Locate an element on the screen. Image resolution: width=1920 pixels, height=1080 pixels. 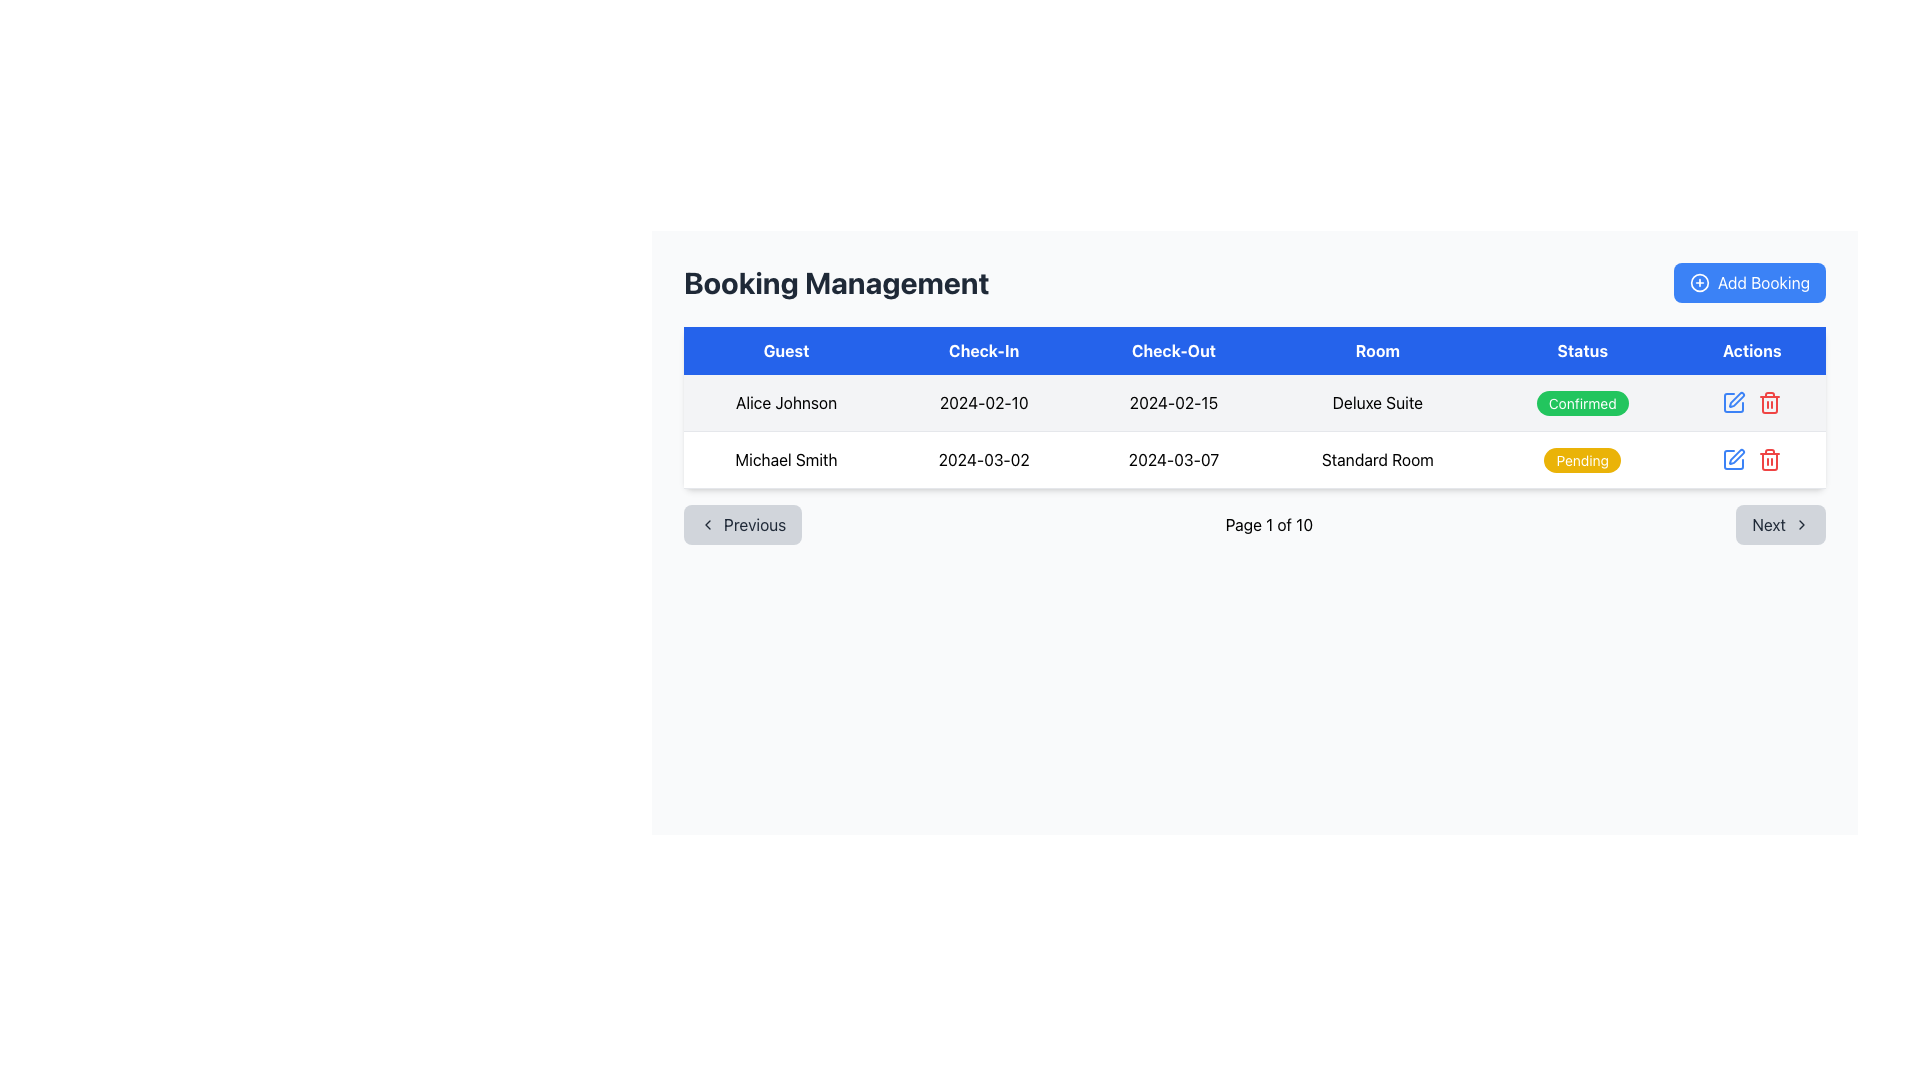
the 'add' icon located on the left side of the 'Add Booking' button is located at coordinates (1698, 282).